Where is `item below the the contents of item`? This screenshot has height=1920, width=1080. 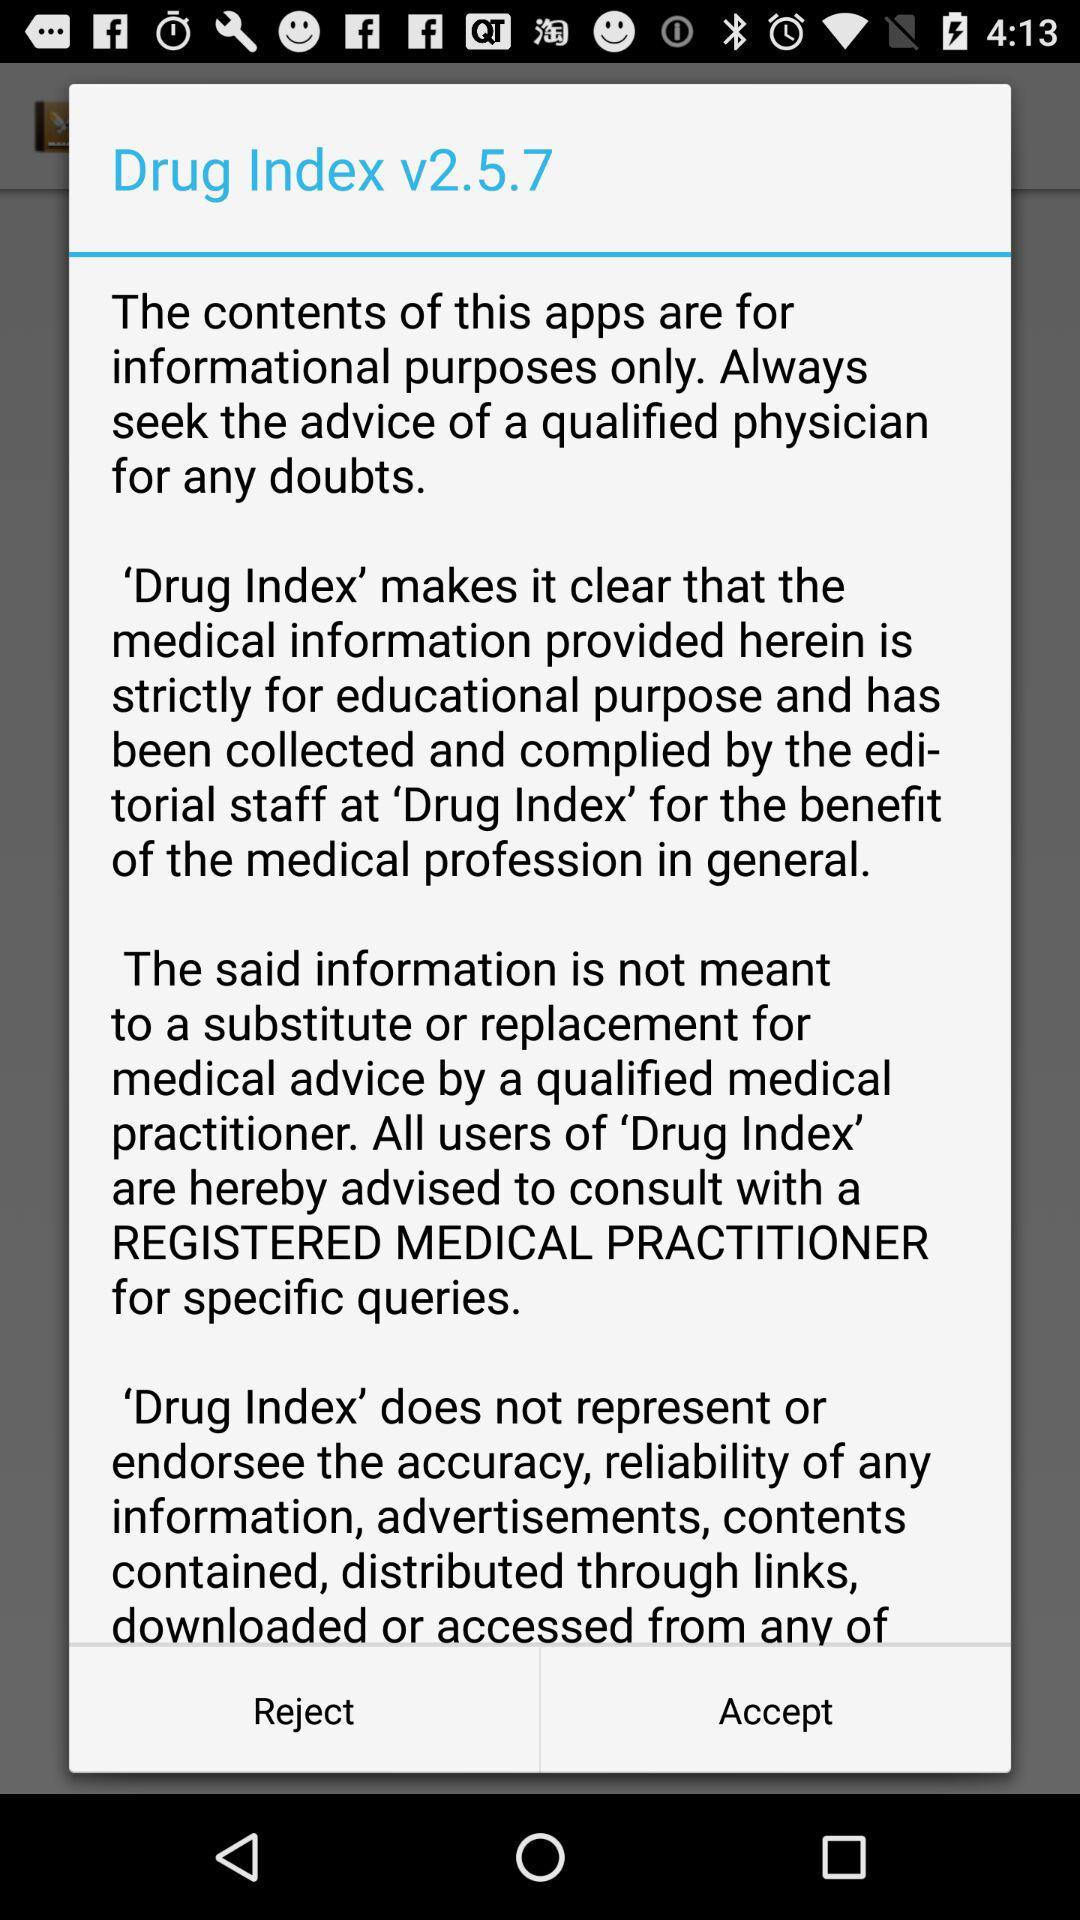 item below the the contents of item is located at coordinates (774, 1708).